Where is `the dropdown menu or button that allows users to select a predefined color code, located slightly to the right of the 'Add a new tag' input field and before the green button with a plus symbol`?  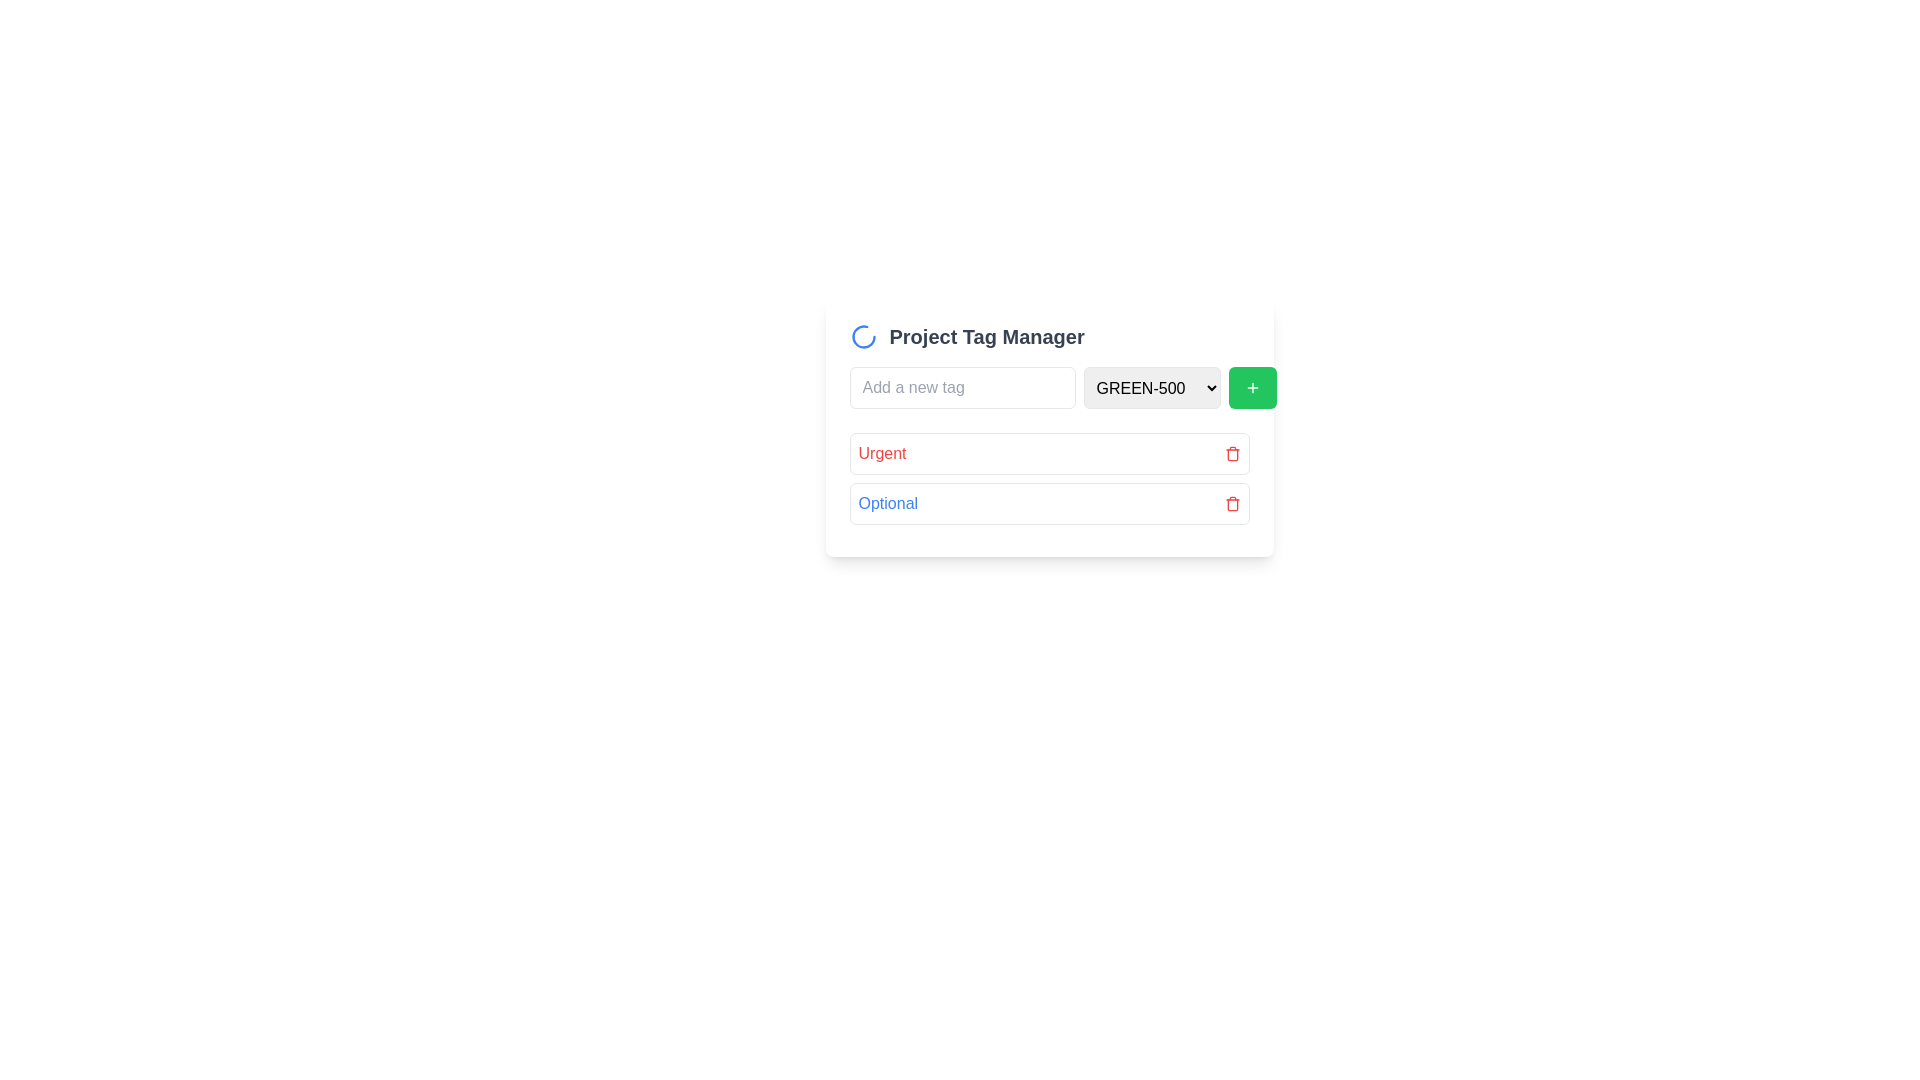
the dropdown menu or button that allows users to select a predefined color code, located slightly to the right of the 'Add a new tag' input field and before the green button with a plus symbol is located at coordinates (1152, 388).